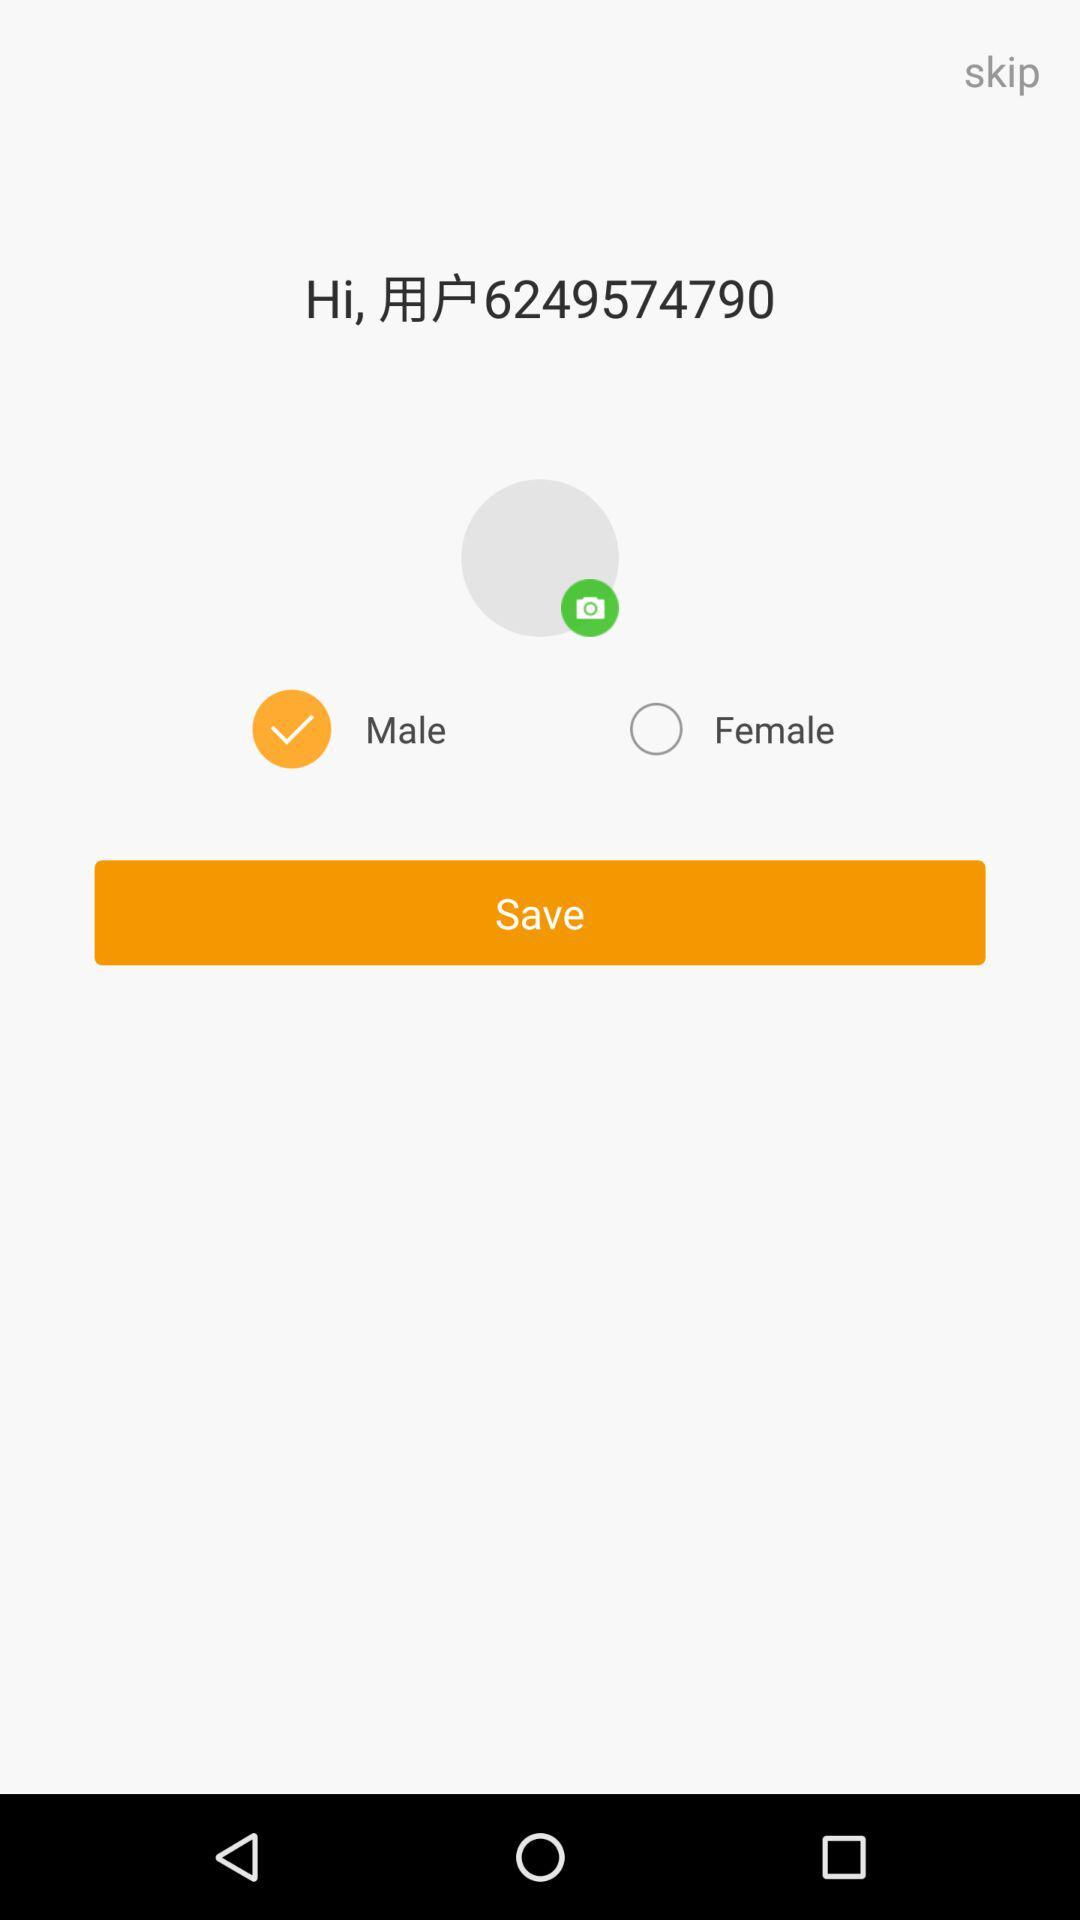 This screenshot has height=1920, width=1080. I want to click on the male on the left, so click(344, 728).